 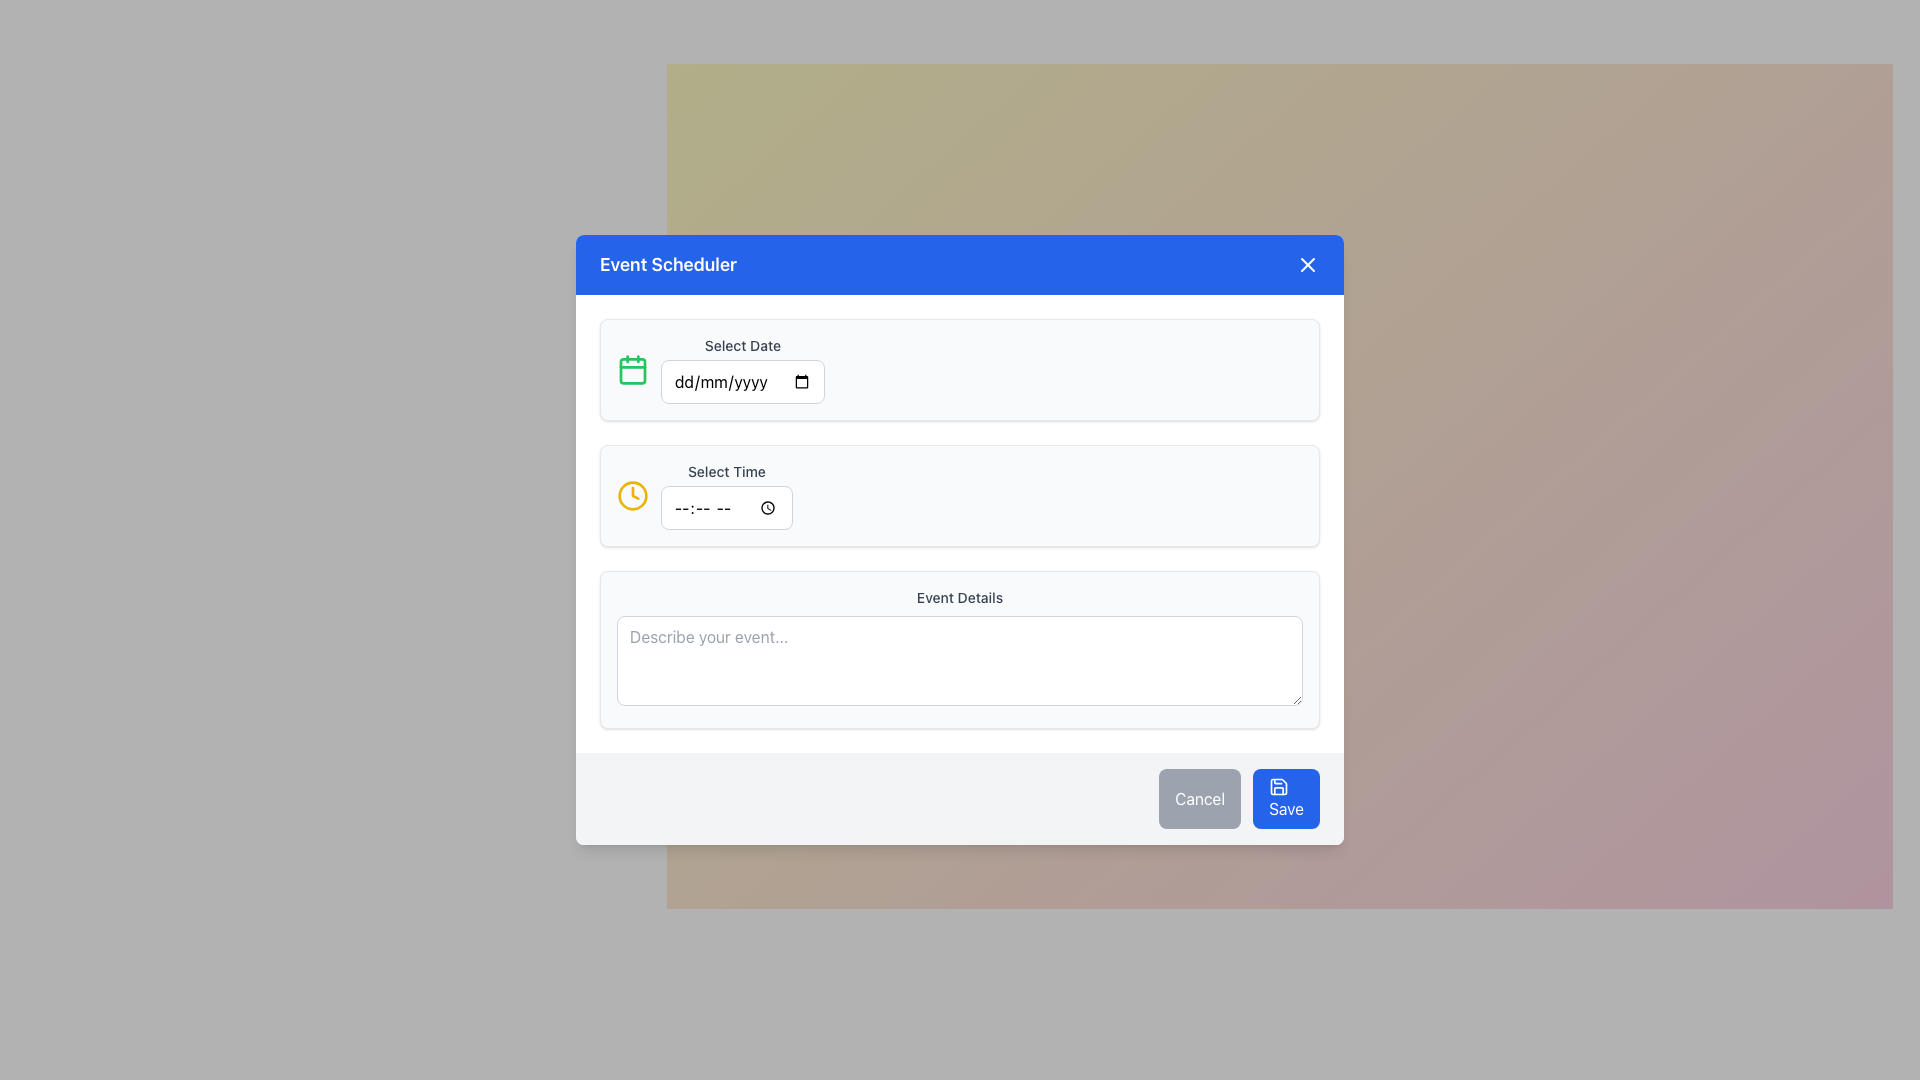 What do you see at coordinates (632, 495) in the screenshot?
I see `the central circle of the clock icon, which is part of the SVG representation near the 'Select Time' field` at bounding box center [632, 495].